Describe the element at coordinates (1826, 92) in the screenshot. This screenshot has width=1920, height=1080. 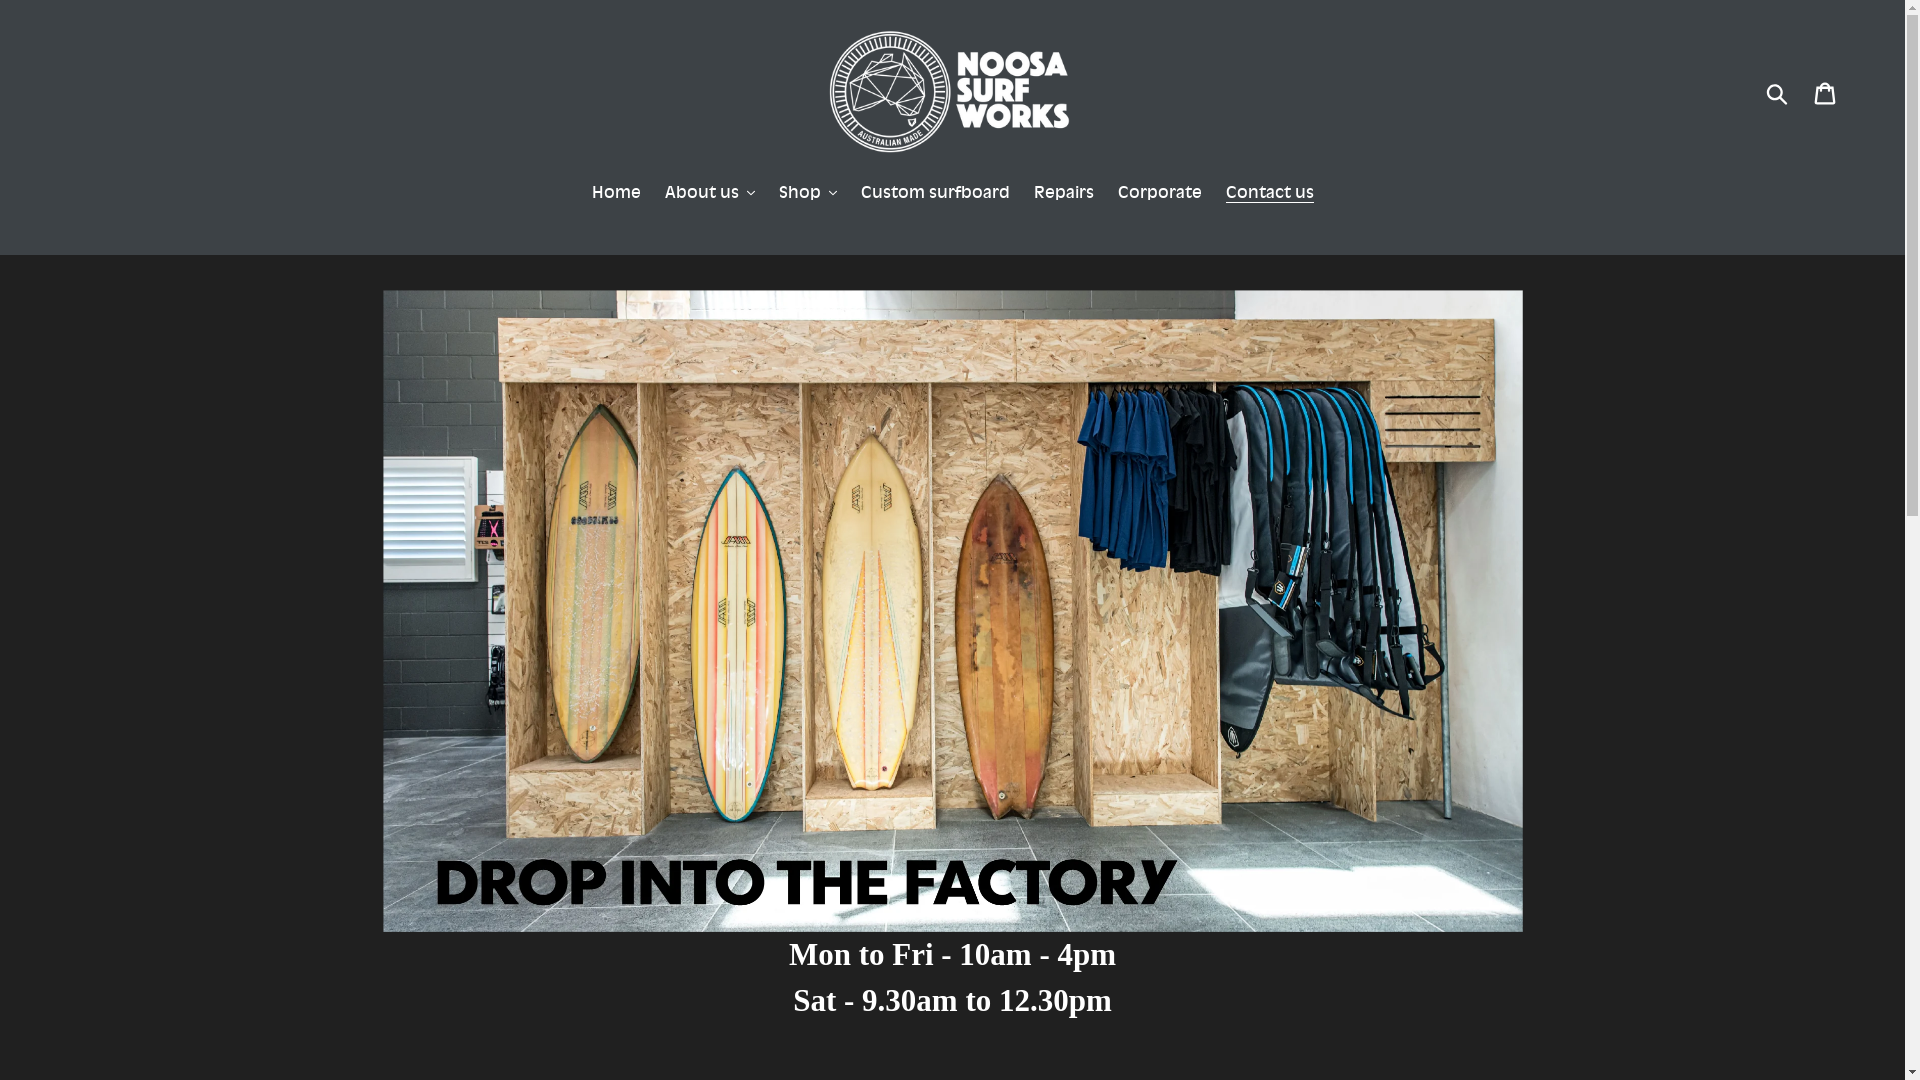
I see `'Cart'` at that location.